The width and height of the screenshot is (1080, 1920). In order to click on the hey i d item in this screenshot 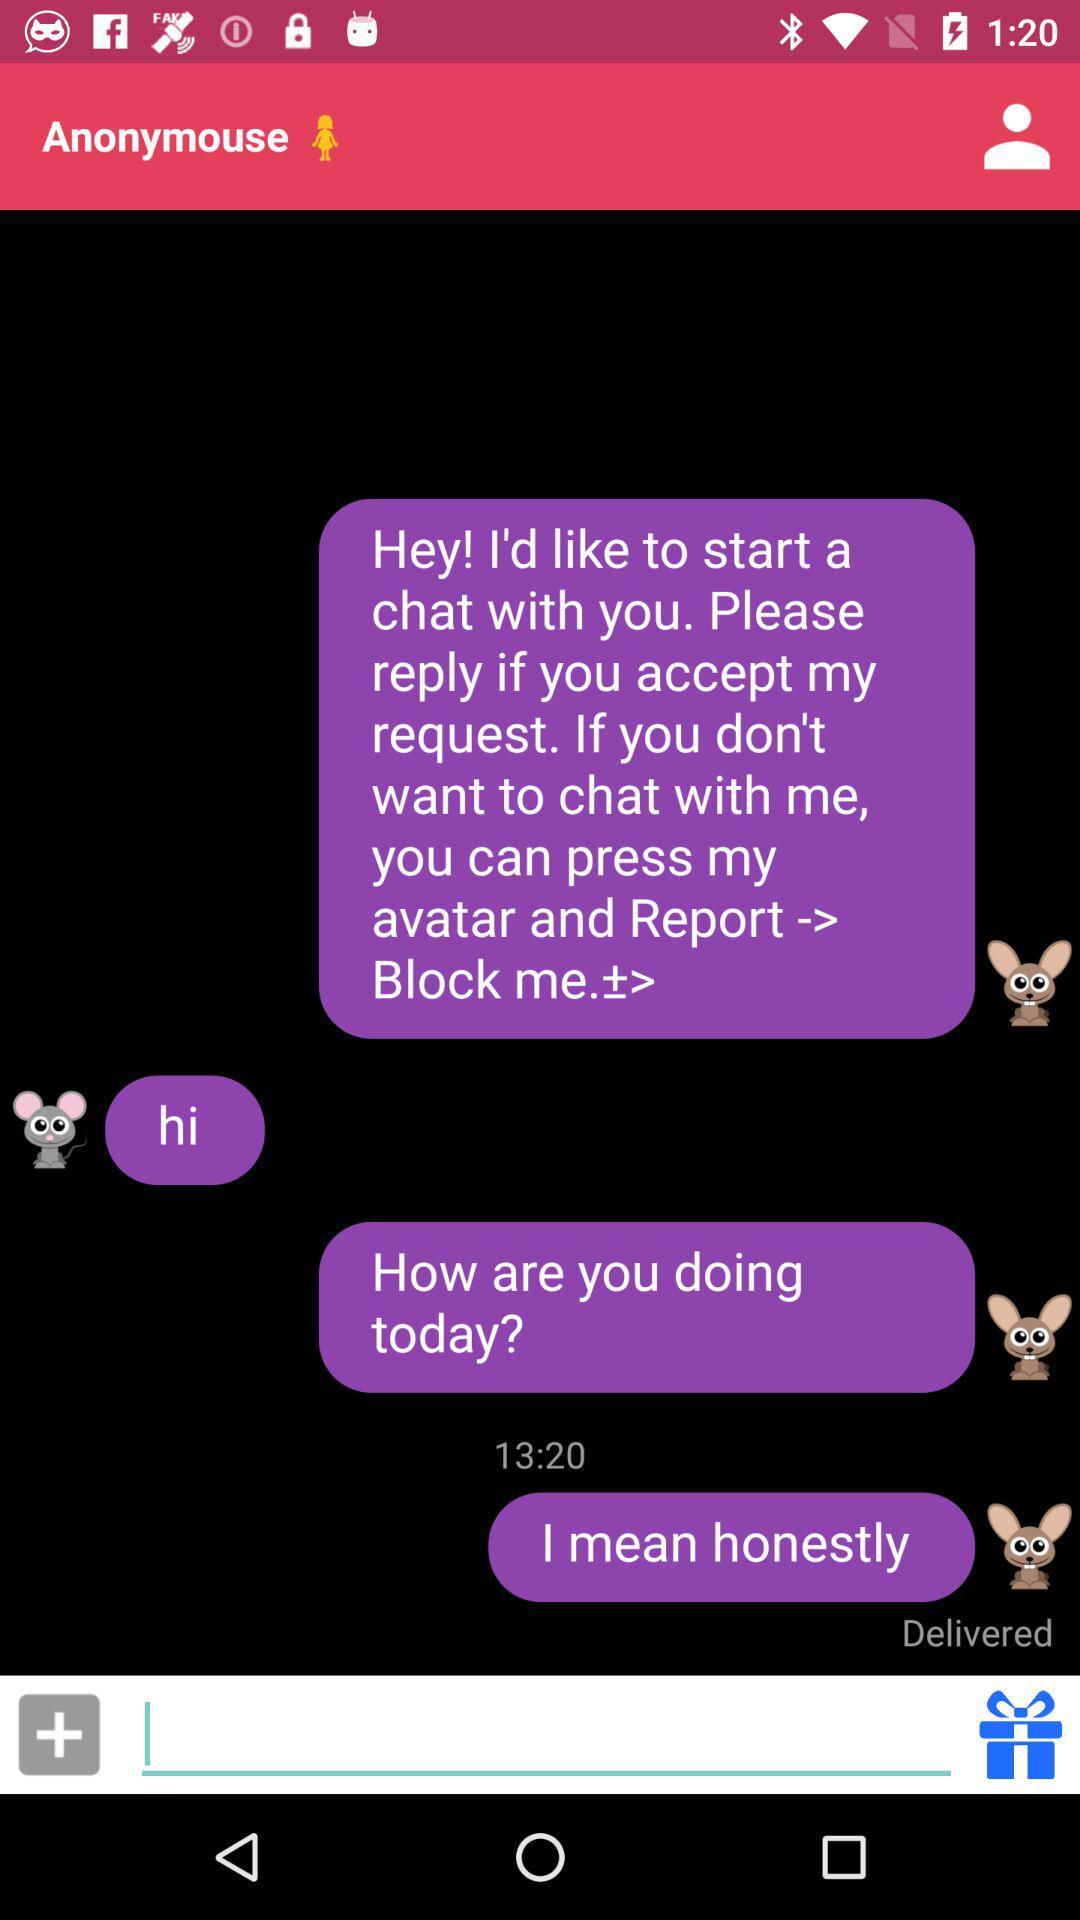, I will do `click(646, 767)`.